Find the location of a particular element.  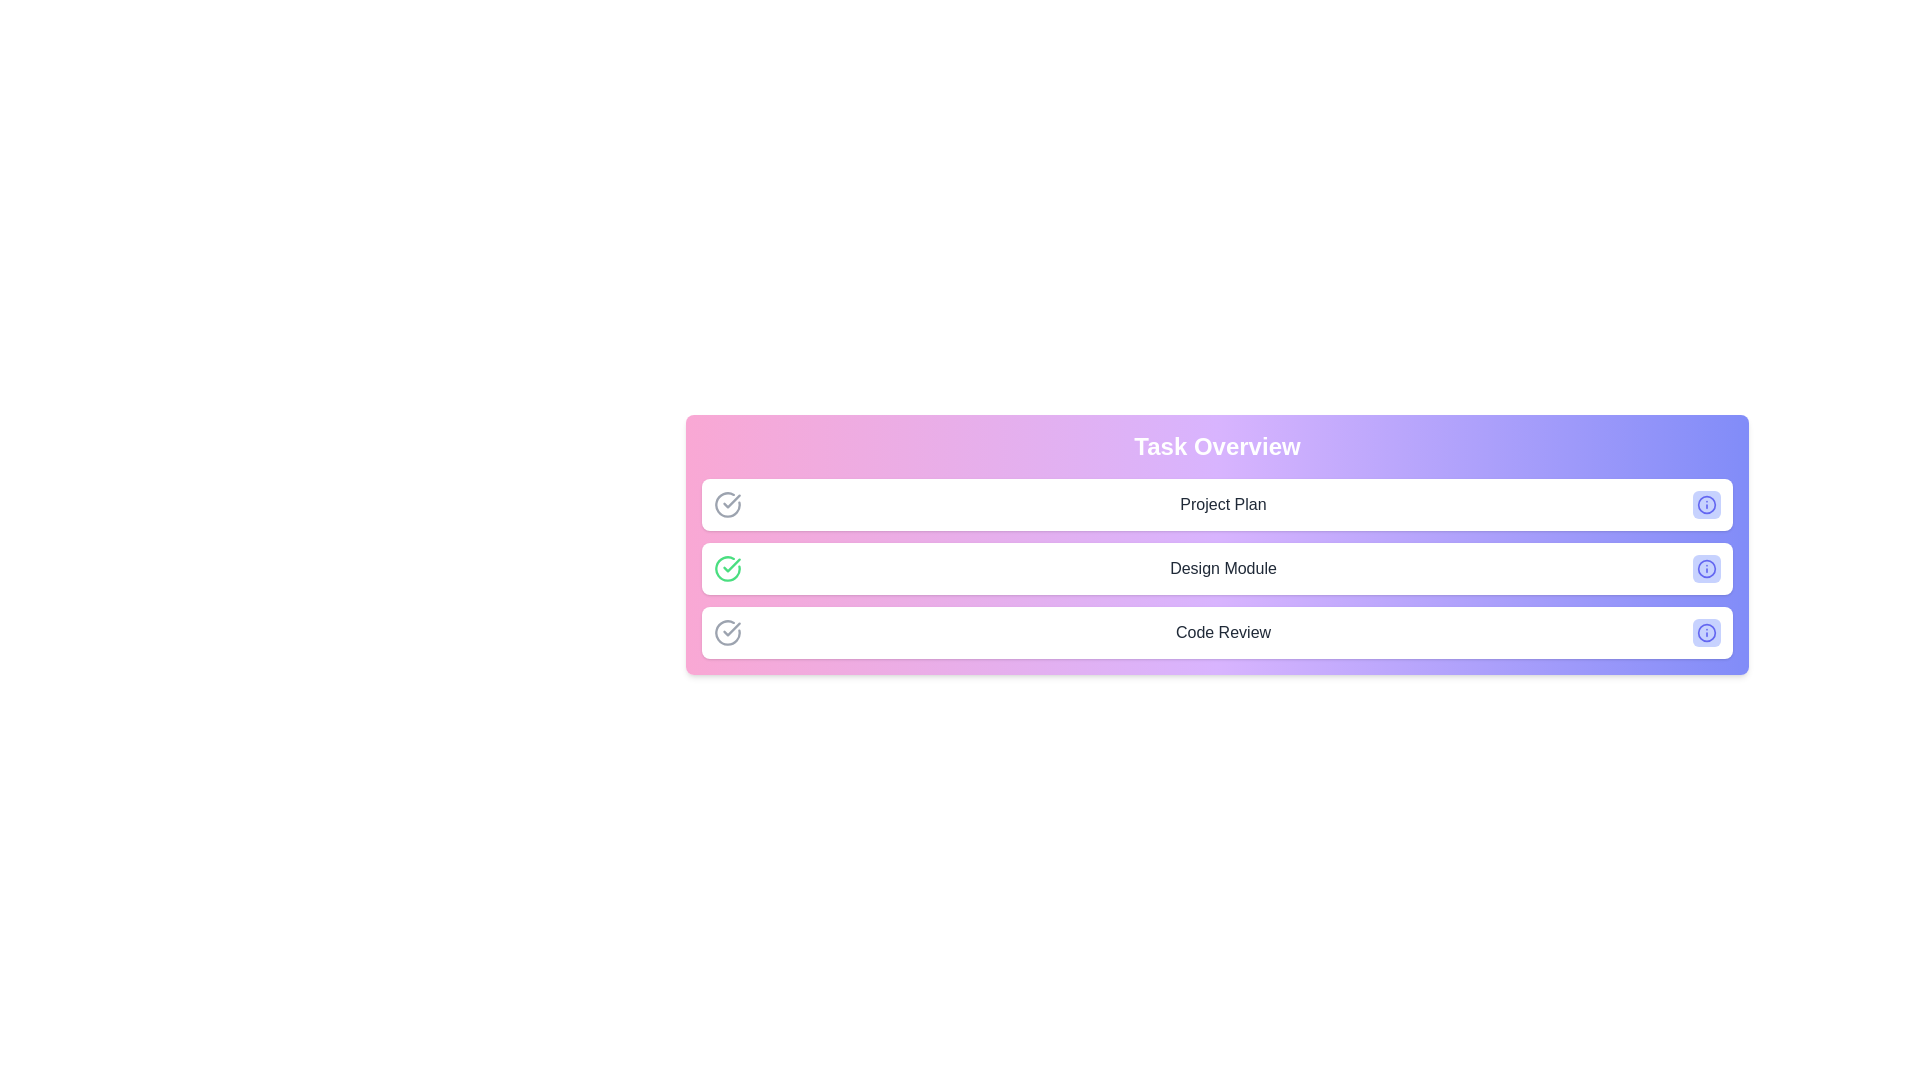

the 'Info' button corresponding to the task Project Plan is located at coordinates (1706, 504).